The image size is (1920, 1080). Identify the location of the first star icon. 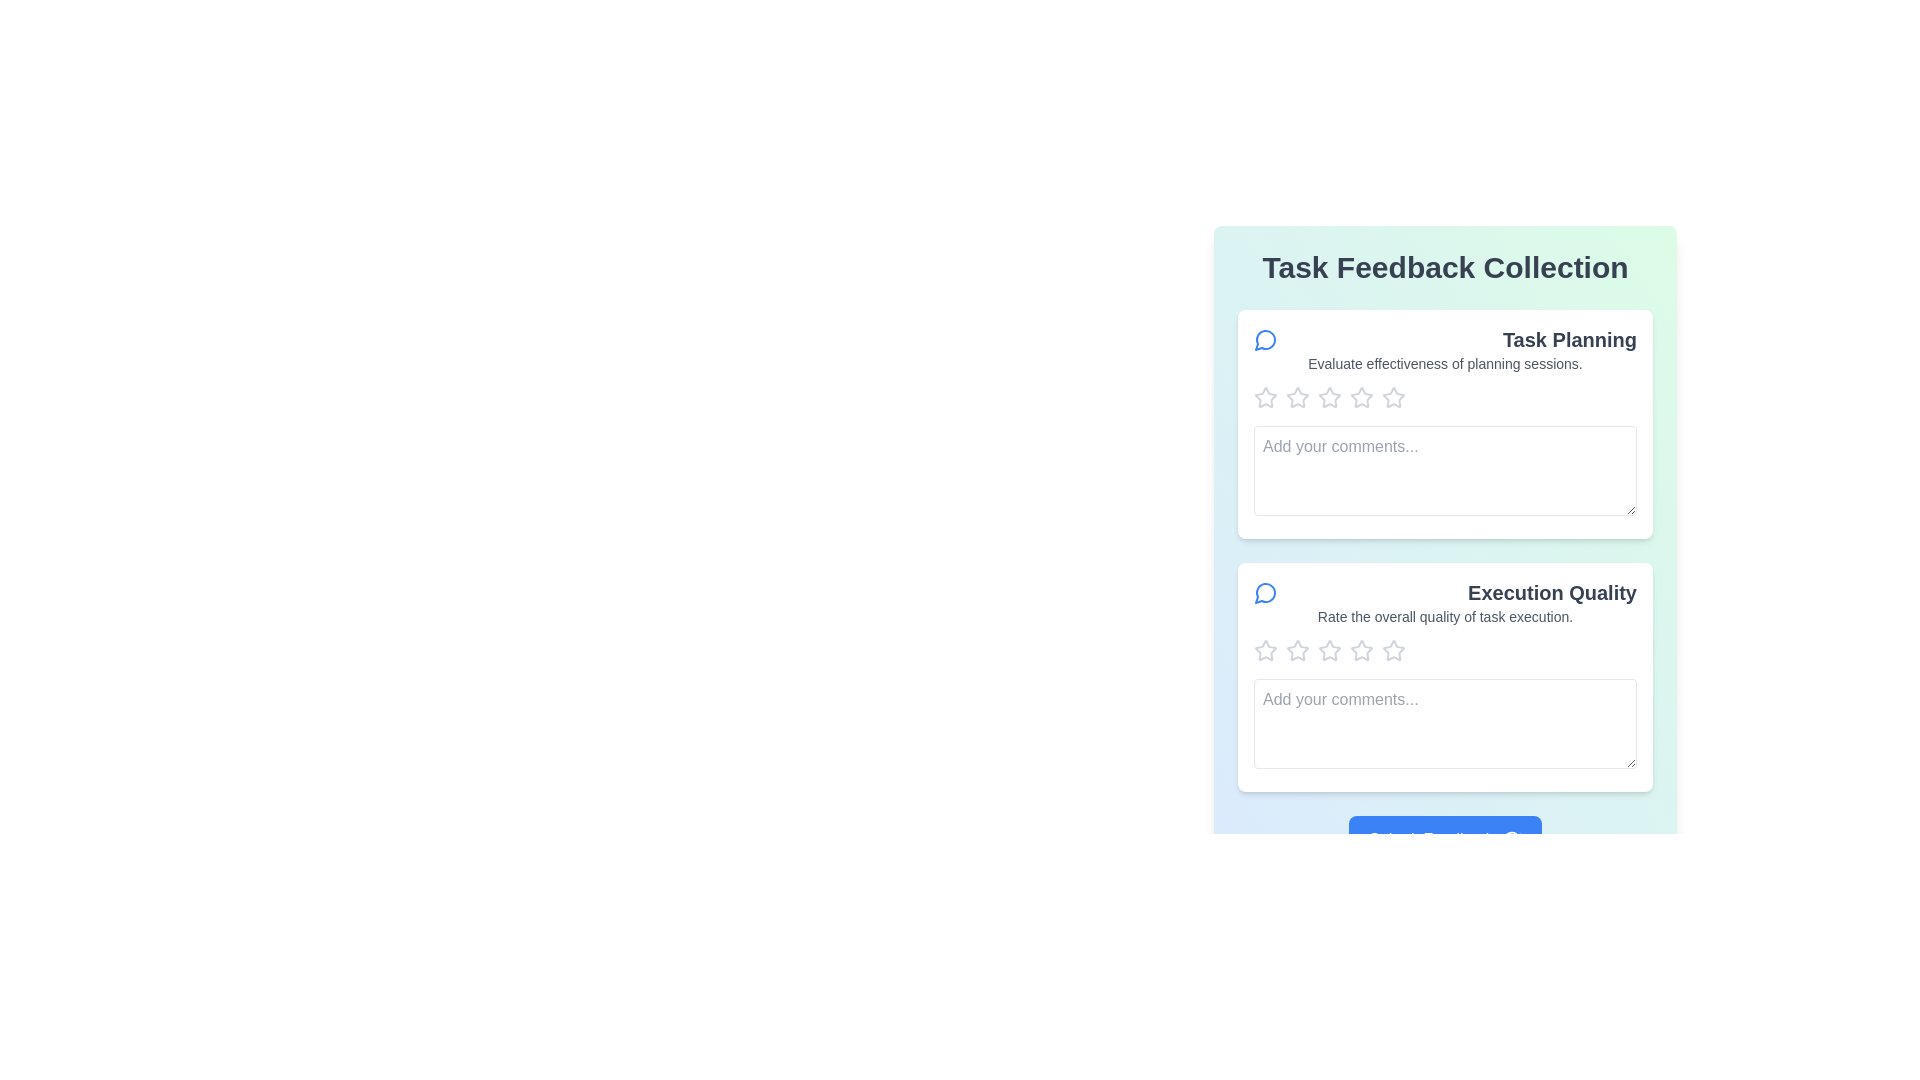
(1297, 397).